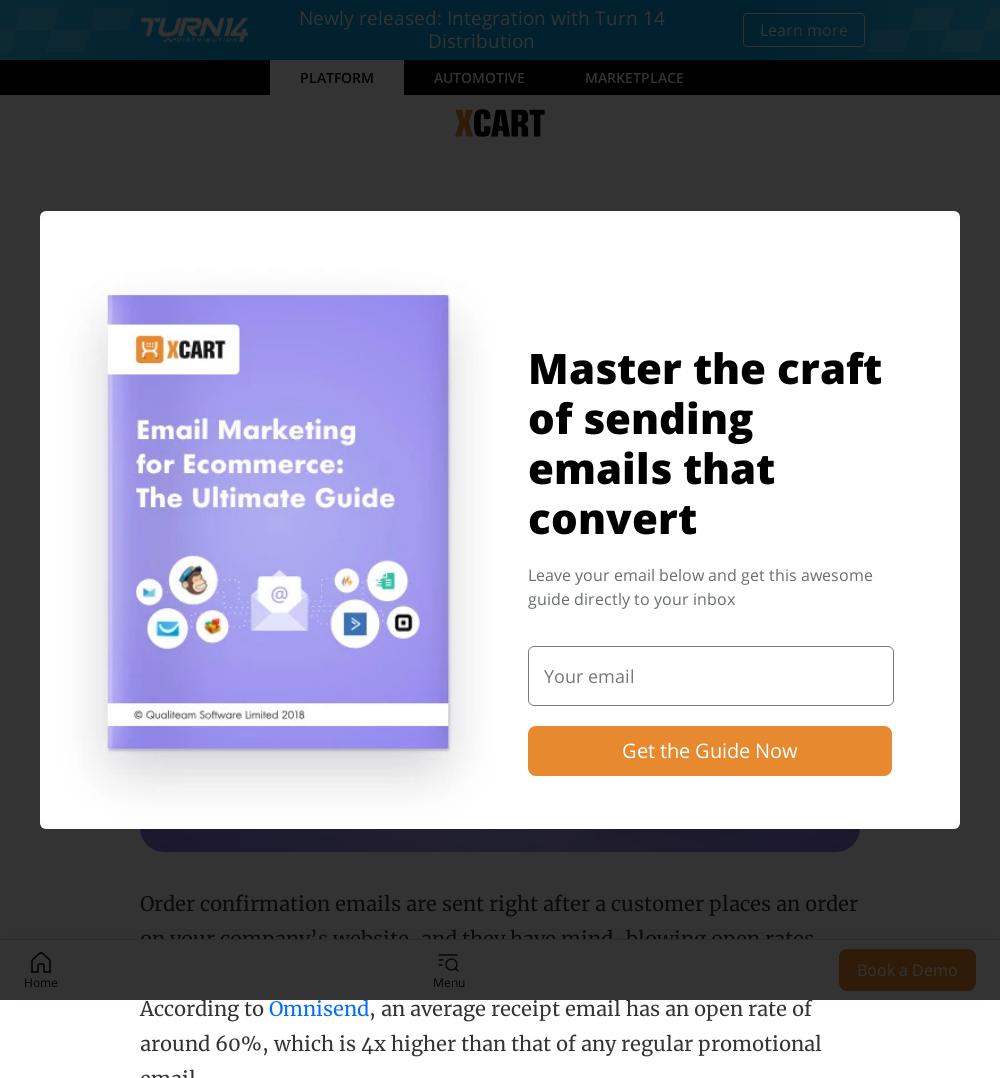  What do you see at coordinates (448, 343) in the screenshot?
I see `'Order Confirmation Email: 20 Templates and Examples To Use Today'` at bounding box center [448, 343].